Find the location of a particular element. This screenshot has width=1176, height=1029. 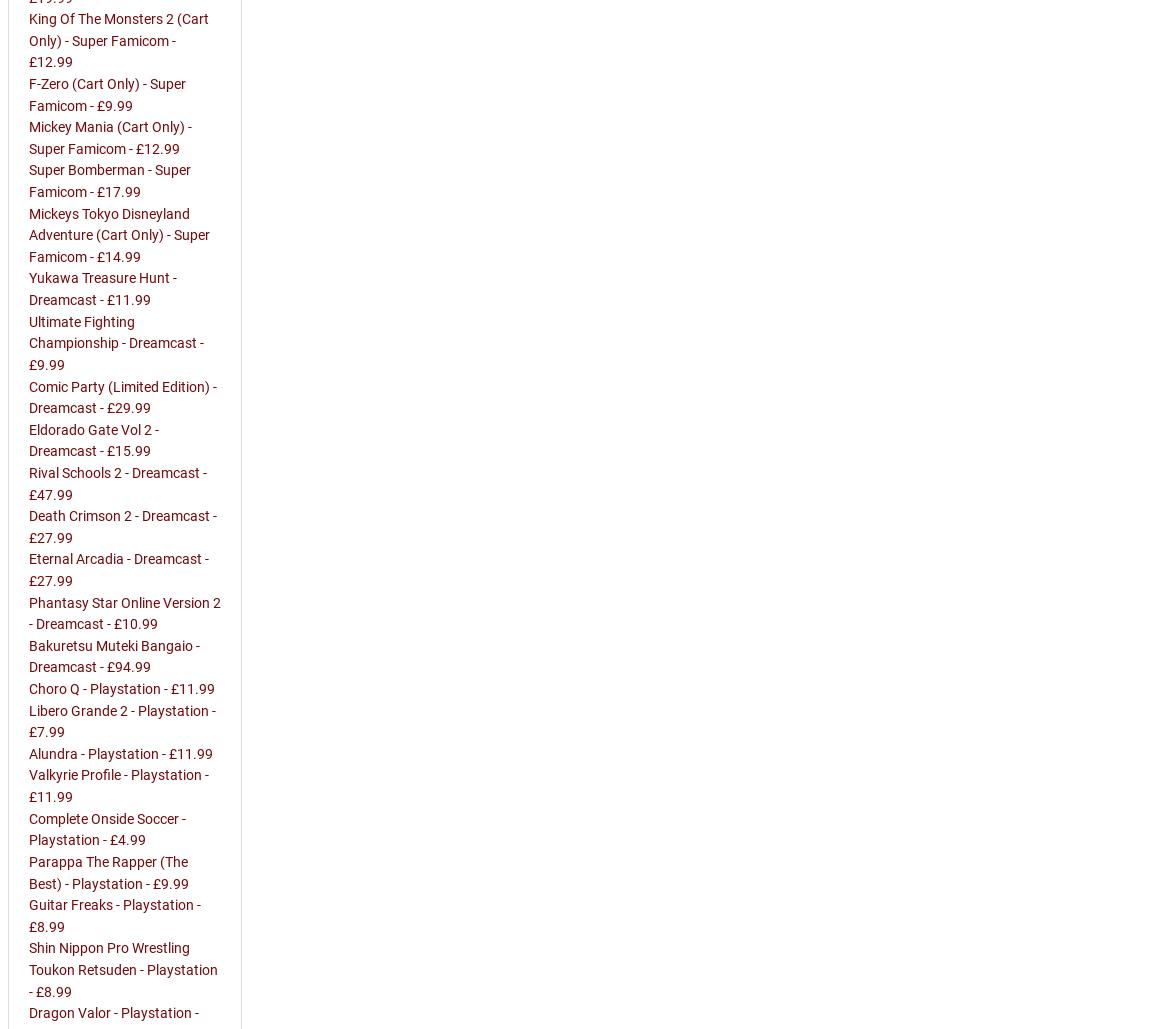

'Ultimate Fighting Championship - Dreamcast - £9.99' is located at coordinates (116, 342).